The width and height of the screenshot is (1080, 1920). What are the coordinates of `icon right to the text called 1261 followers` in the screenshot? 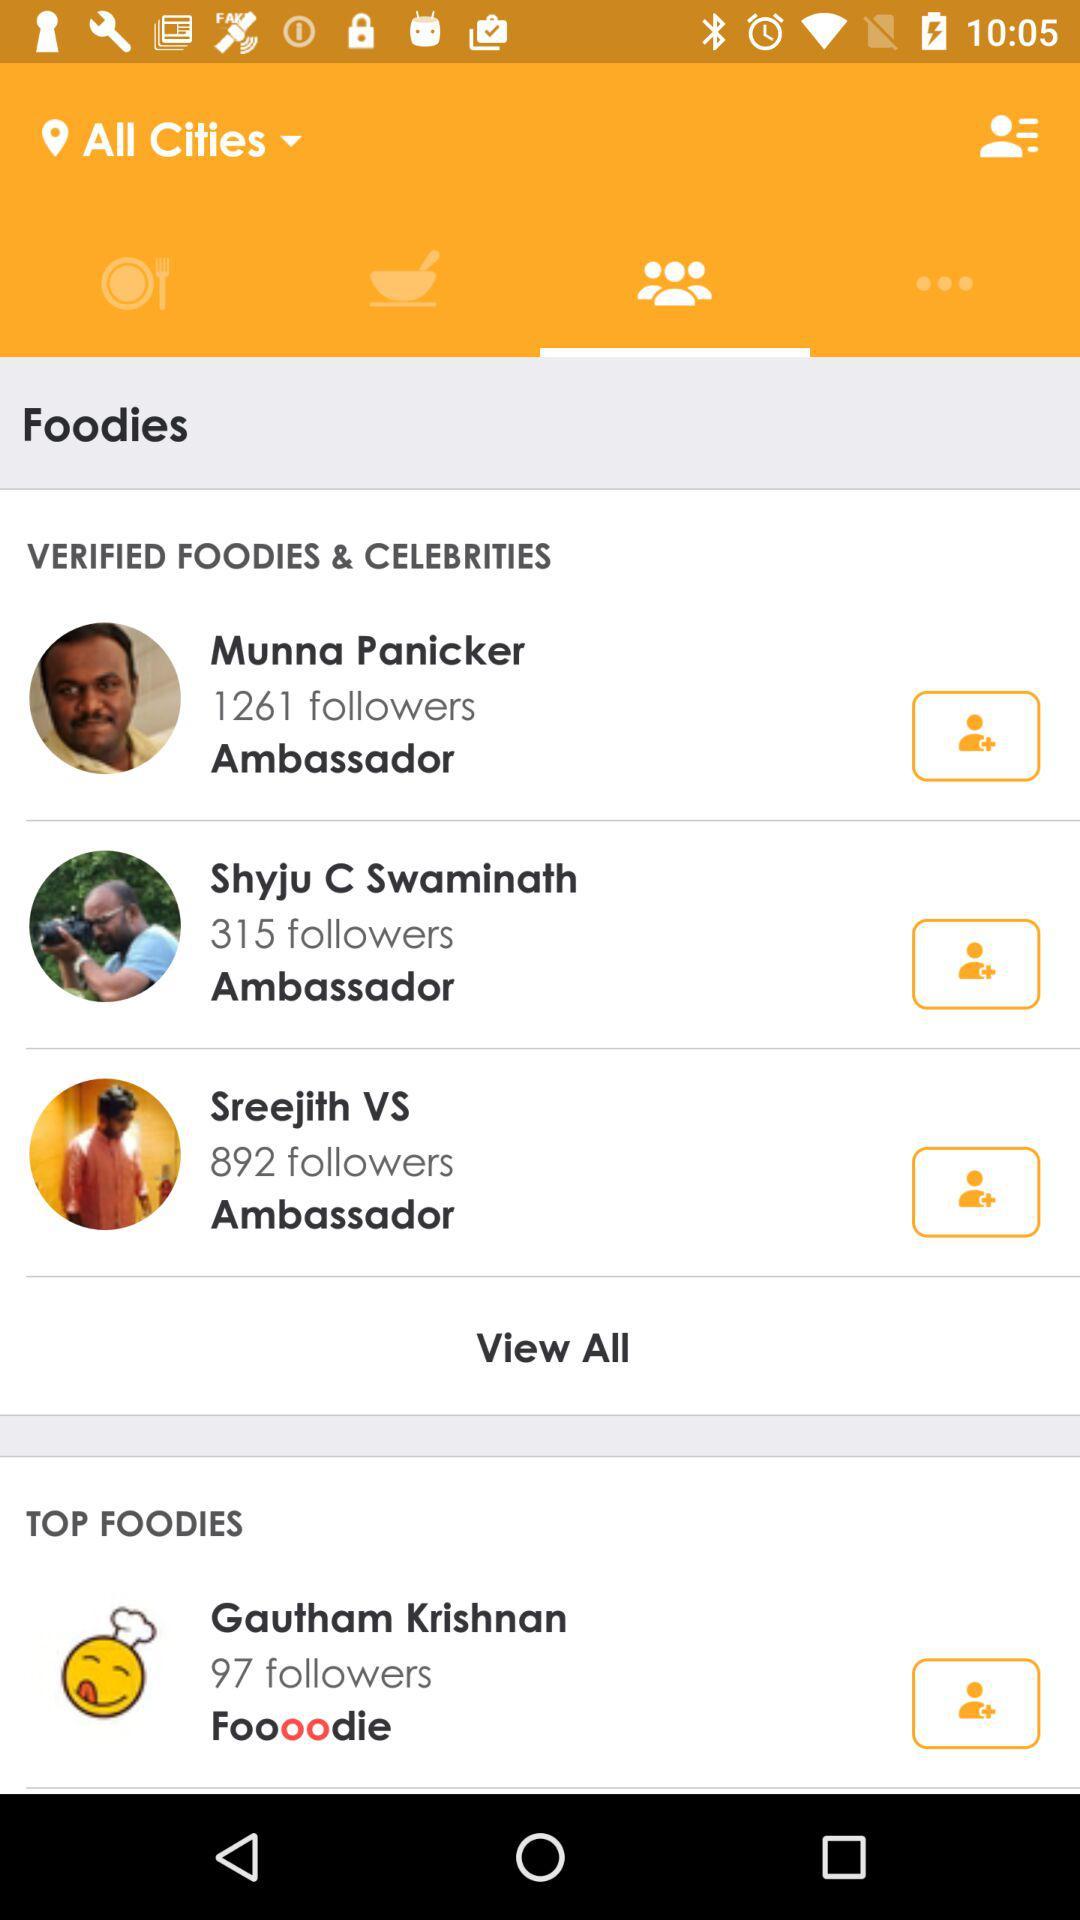 It's located at (974, 735).